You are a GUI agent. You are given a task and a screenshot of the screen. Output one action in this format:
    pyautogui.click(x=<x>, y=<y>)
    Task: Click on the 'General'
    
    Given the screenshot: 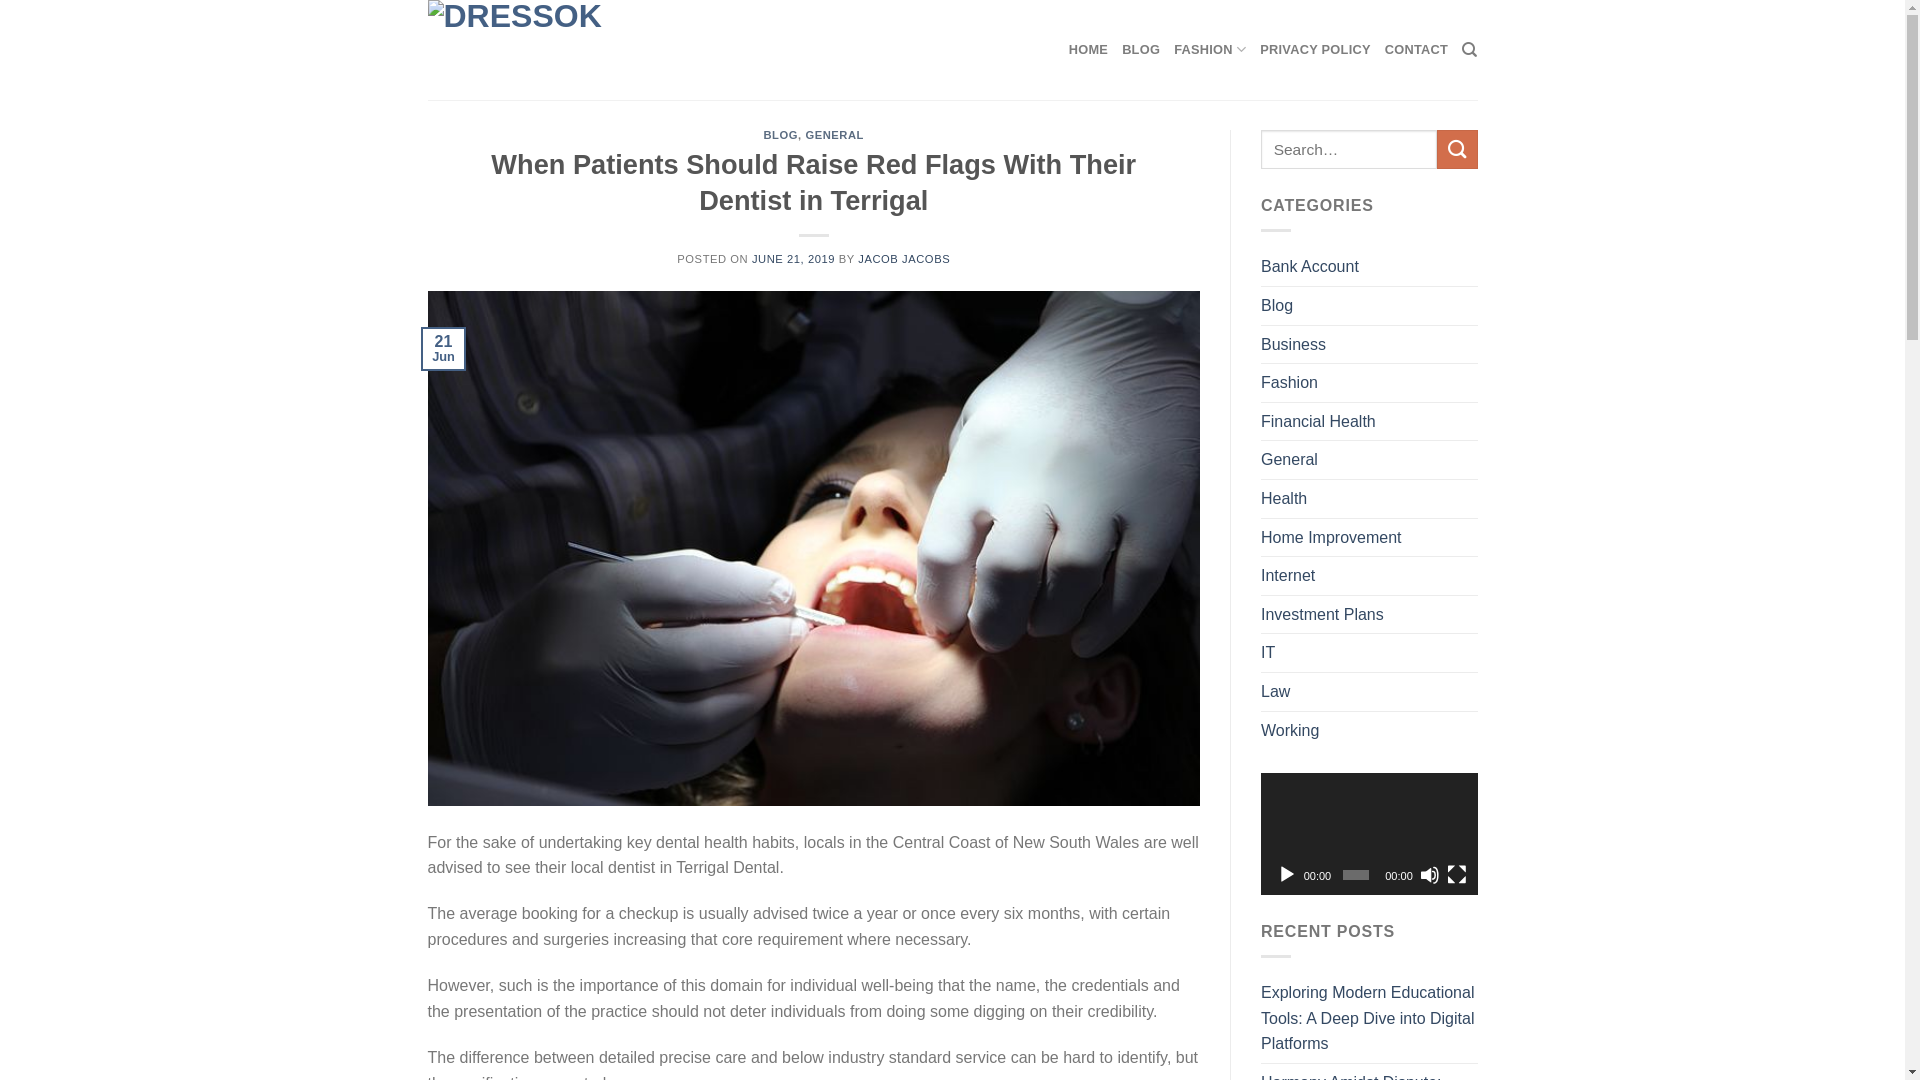 What is the action you would take?
    pyautogui.click(x=1289, y=459)
    